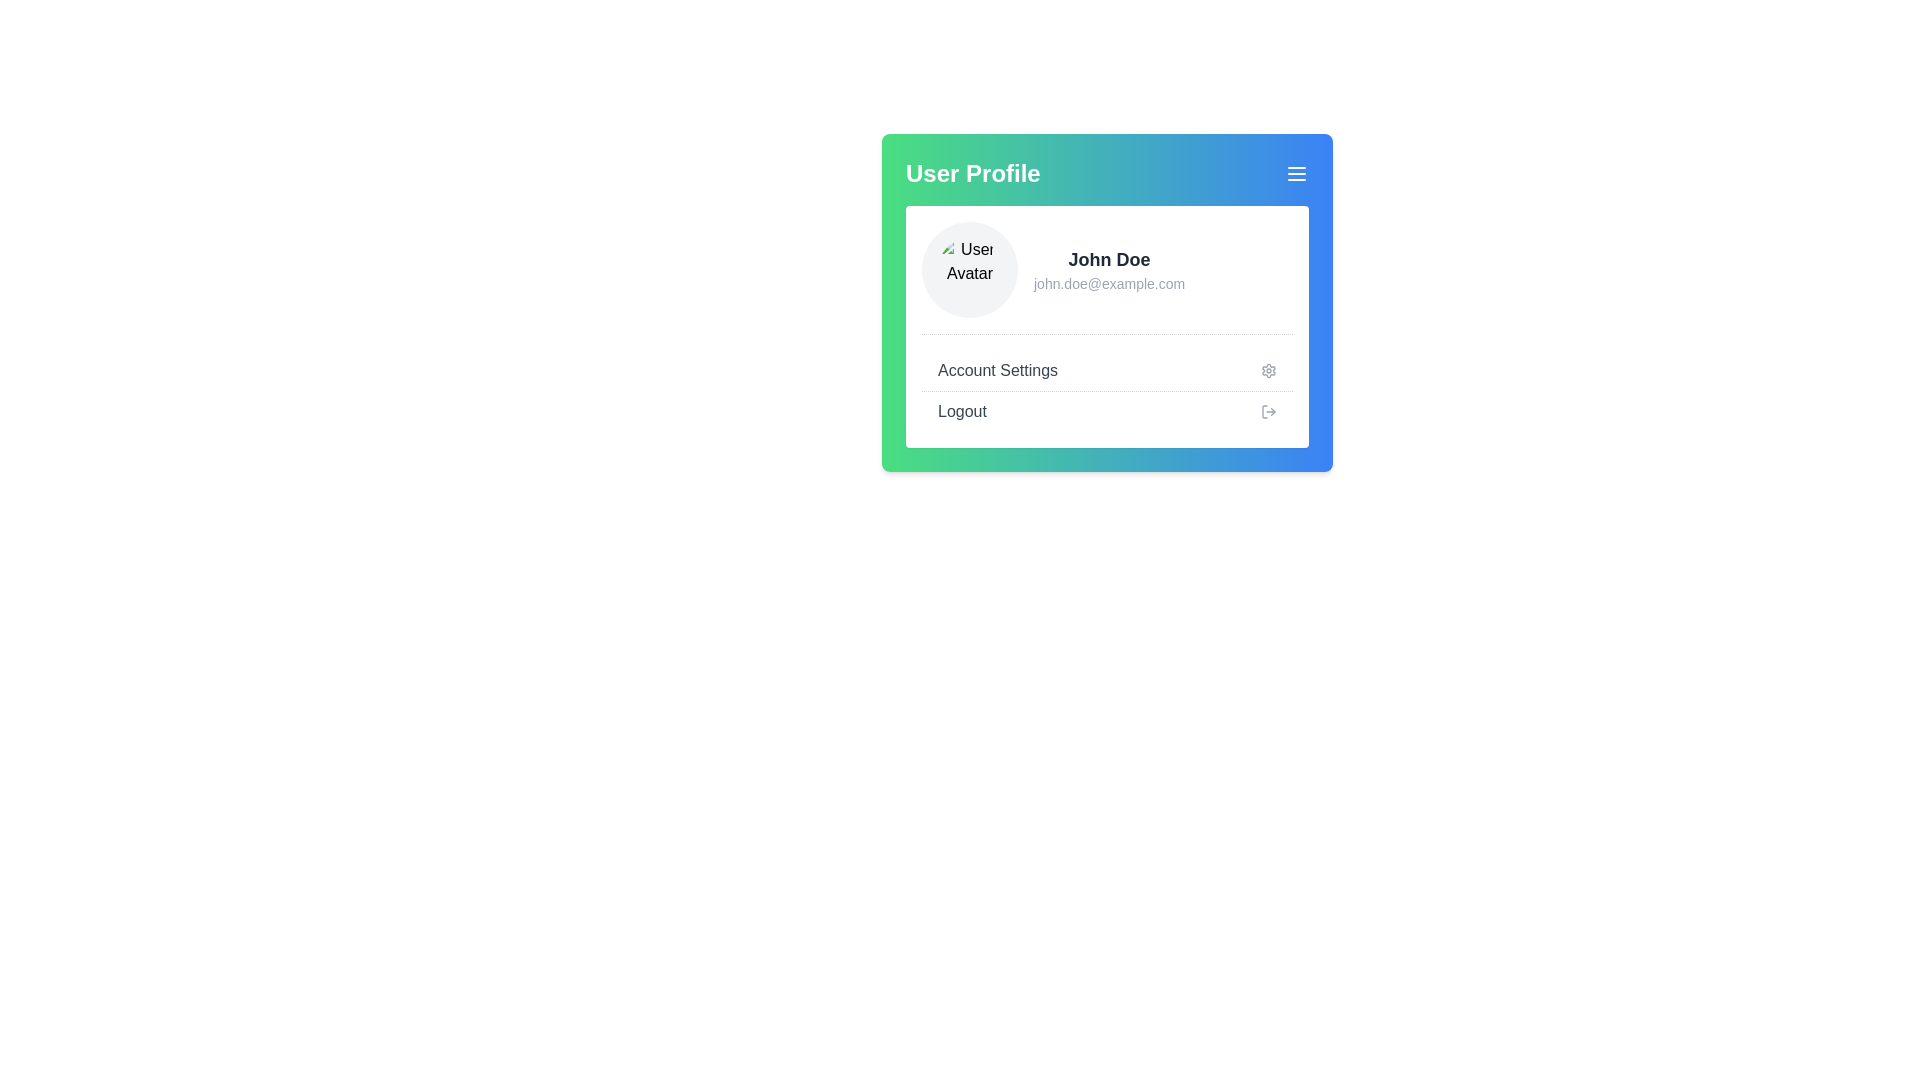  What do you see at coordinates (1106, 391) in the screenshot?
I see `the Divider Line that separates the 'Account Settings' and 'Logout' options in the dropdown menu` at bounding box center [1106, 391].